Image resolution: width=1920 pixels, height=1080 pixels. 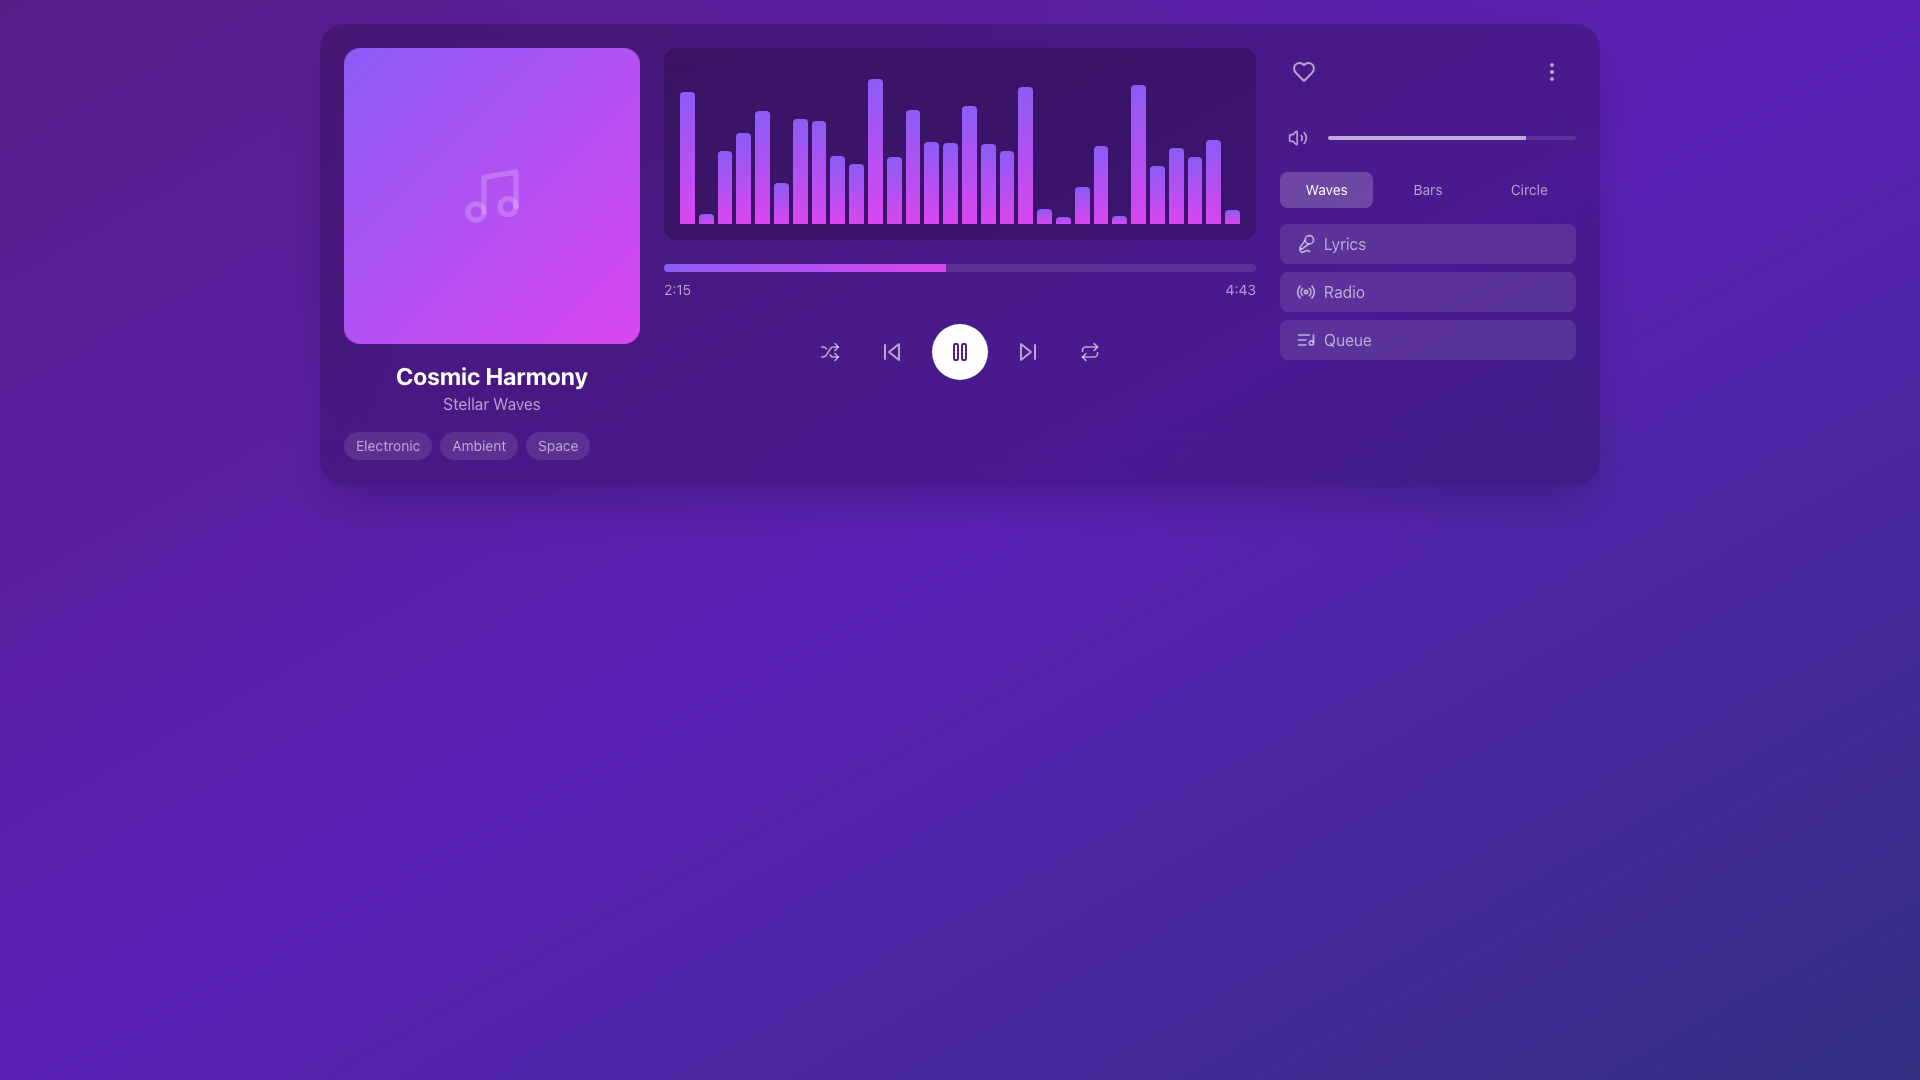 What do you see at coordinates (891, 350) in the screenshot?
I see `the media control button that skips to the previous track, which is the second button in a row of five controls beneath the progress bar` at bounding box center [891, 350].